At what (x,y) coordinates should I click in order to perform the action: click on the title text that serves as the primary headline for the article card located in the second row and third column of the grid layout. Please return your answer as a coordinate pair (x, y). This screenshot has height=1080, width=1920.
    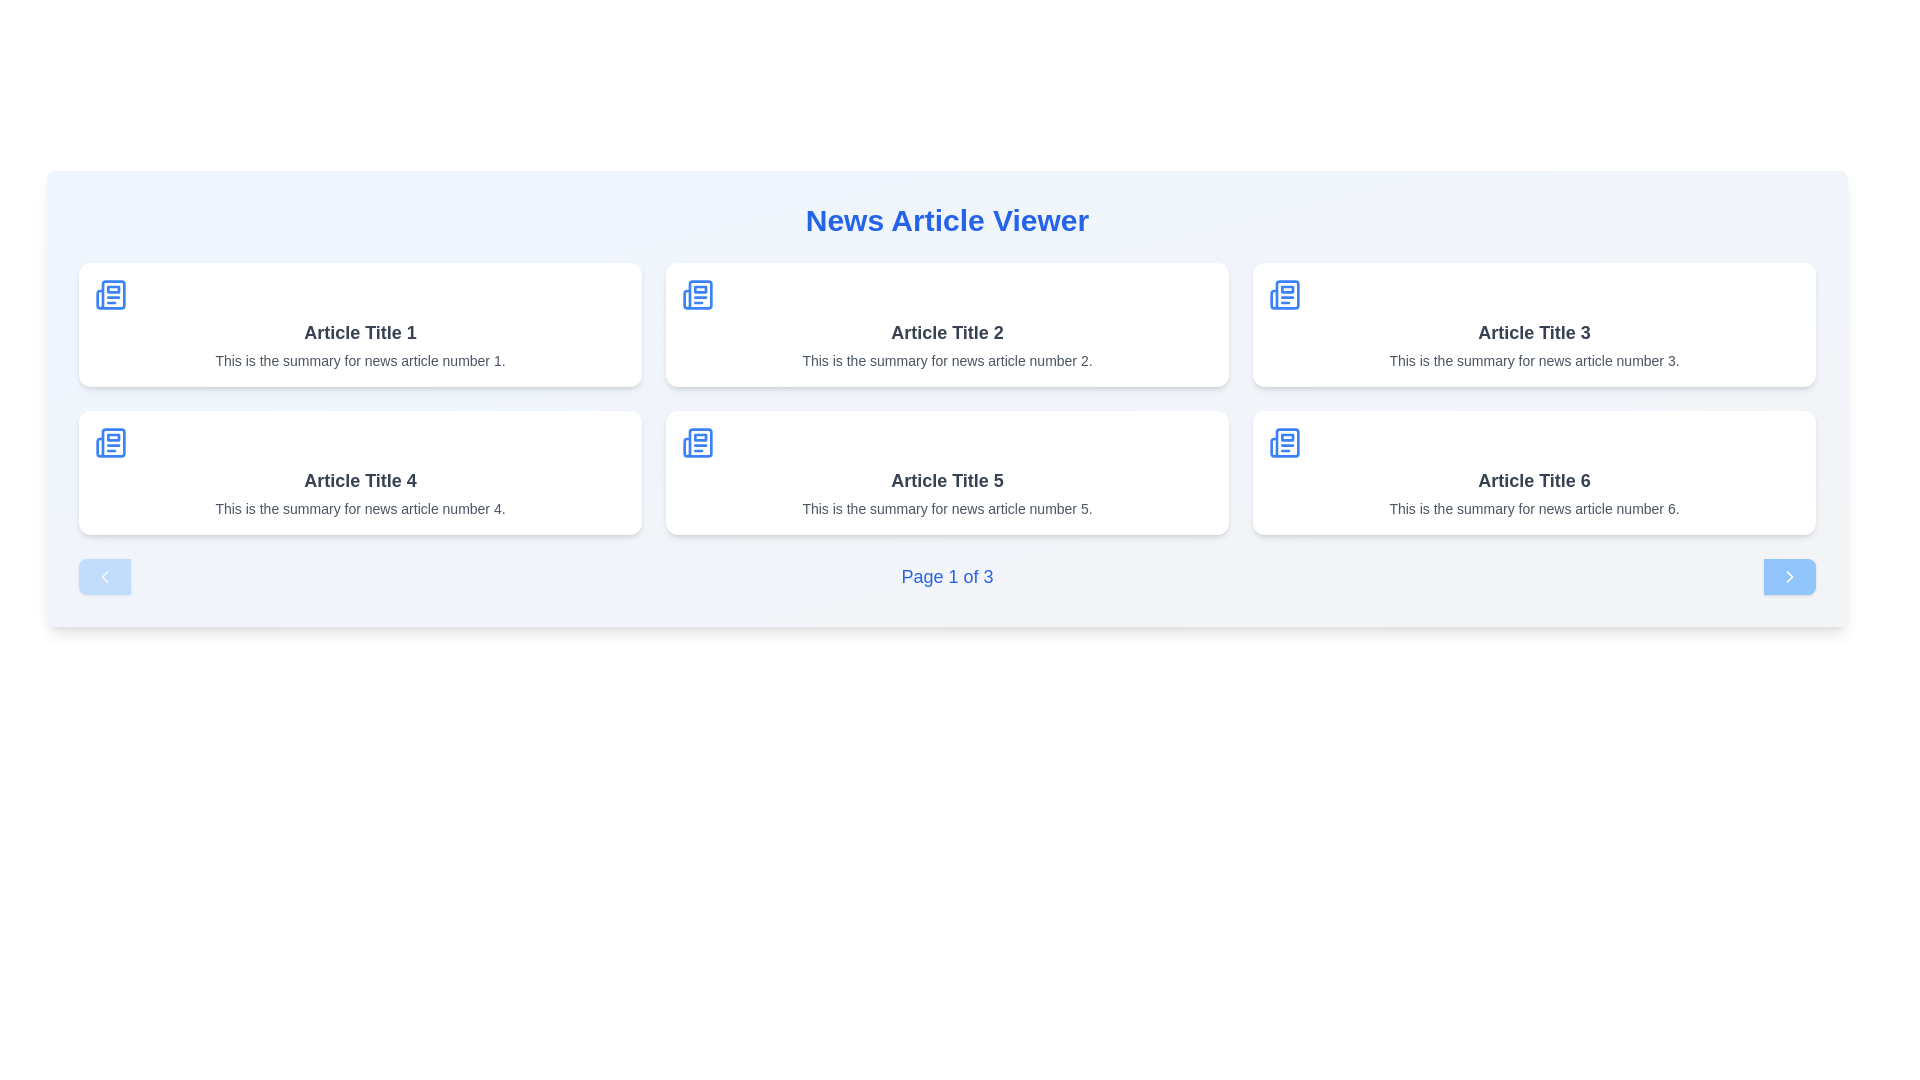
    Looking at the image, I should click on (946, 481).